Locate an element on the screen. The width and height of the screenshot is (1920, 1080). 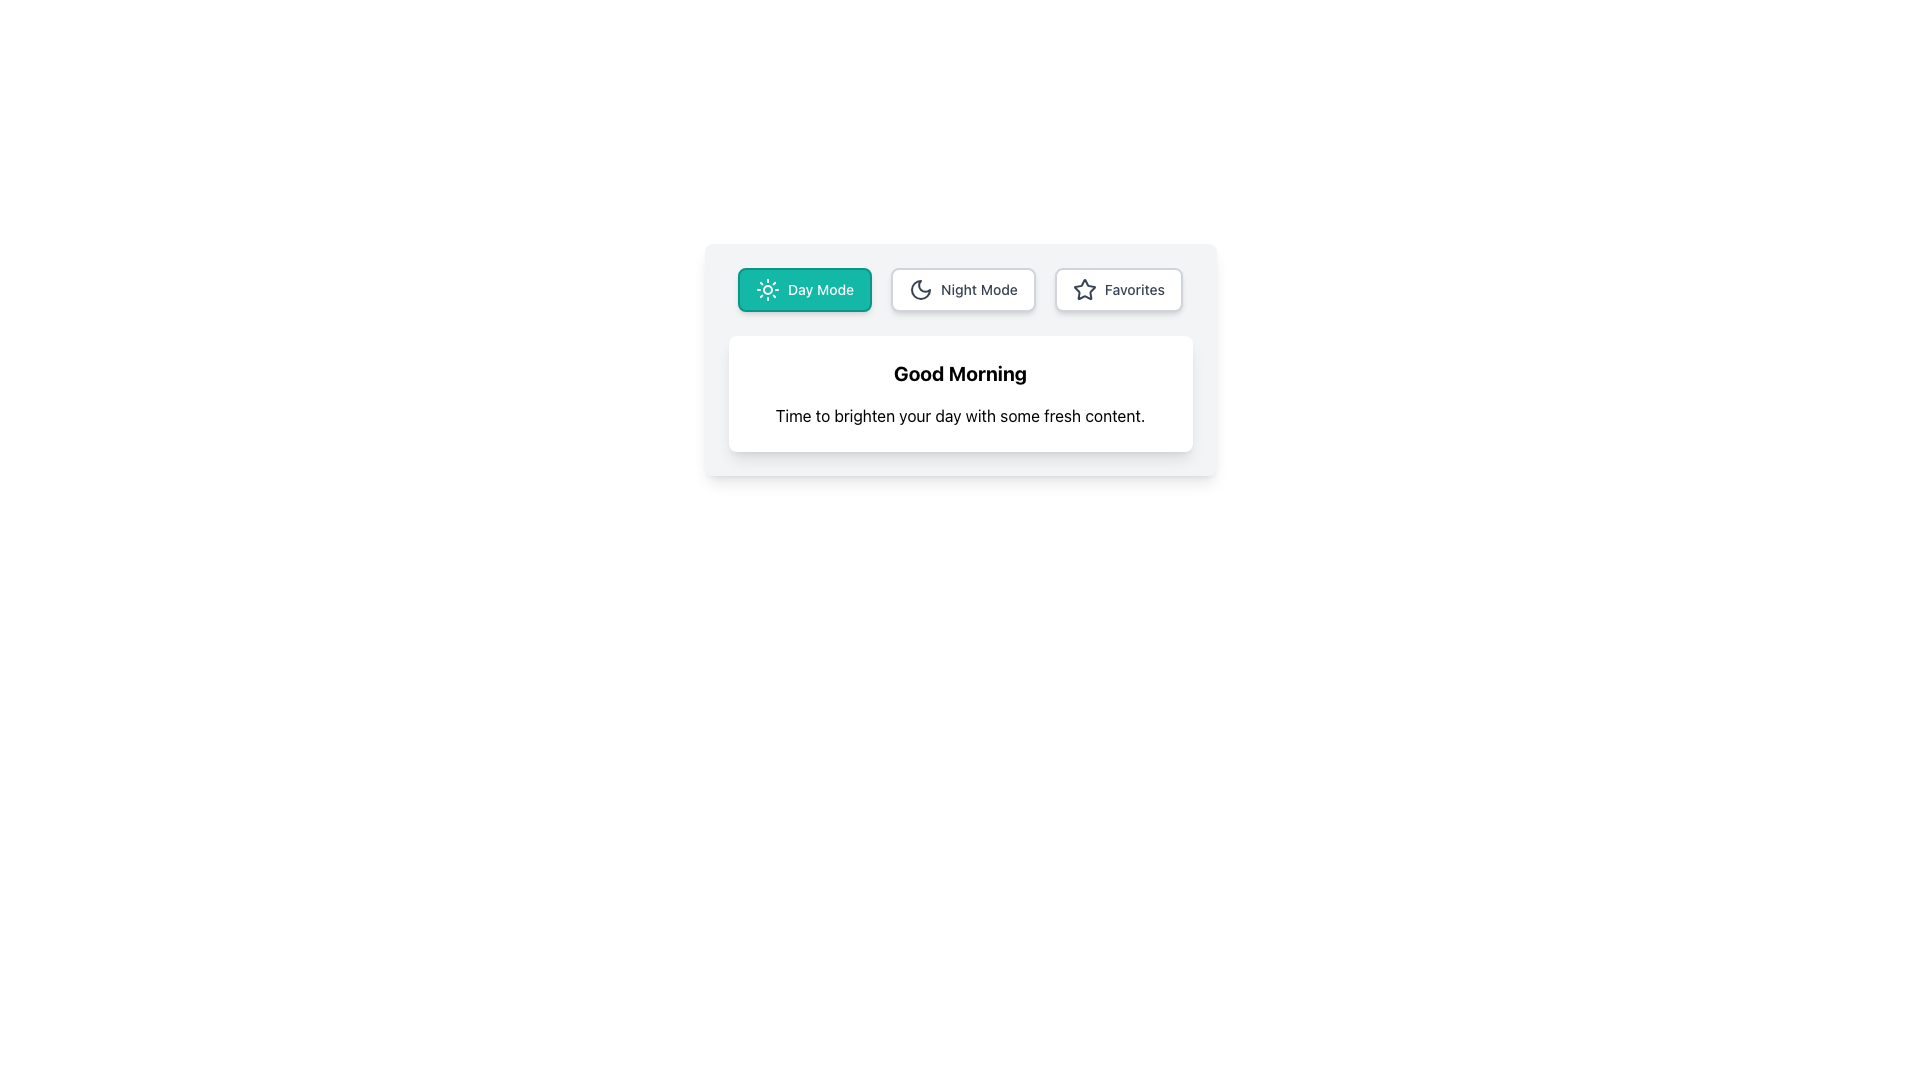
the 'Favorites' button, which is the rightmost button among three is located at coordinates (1117, 289).